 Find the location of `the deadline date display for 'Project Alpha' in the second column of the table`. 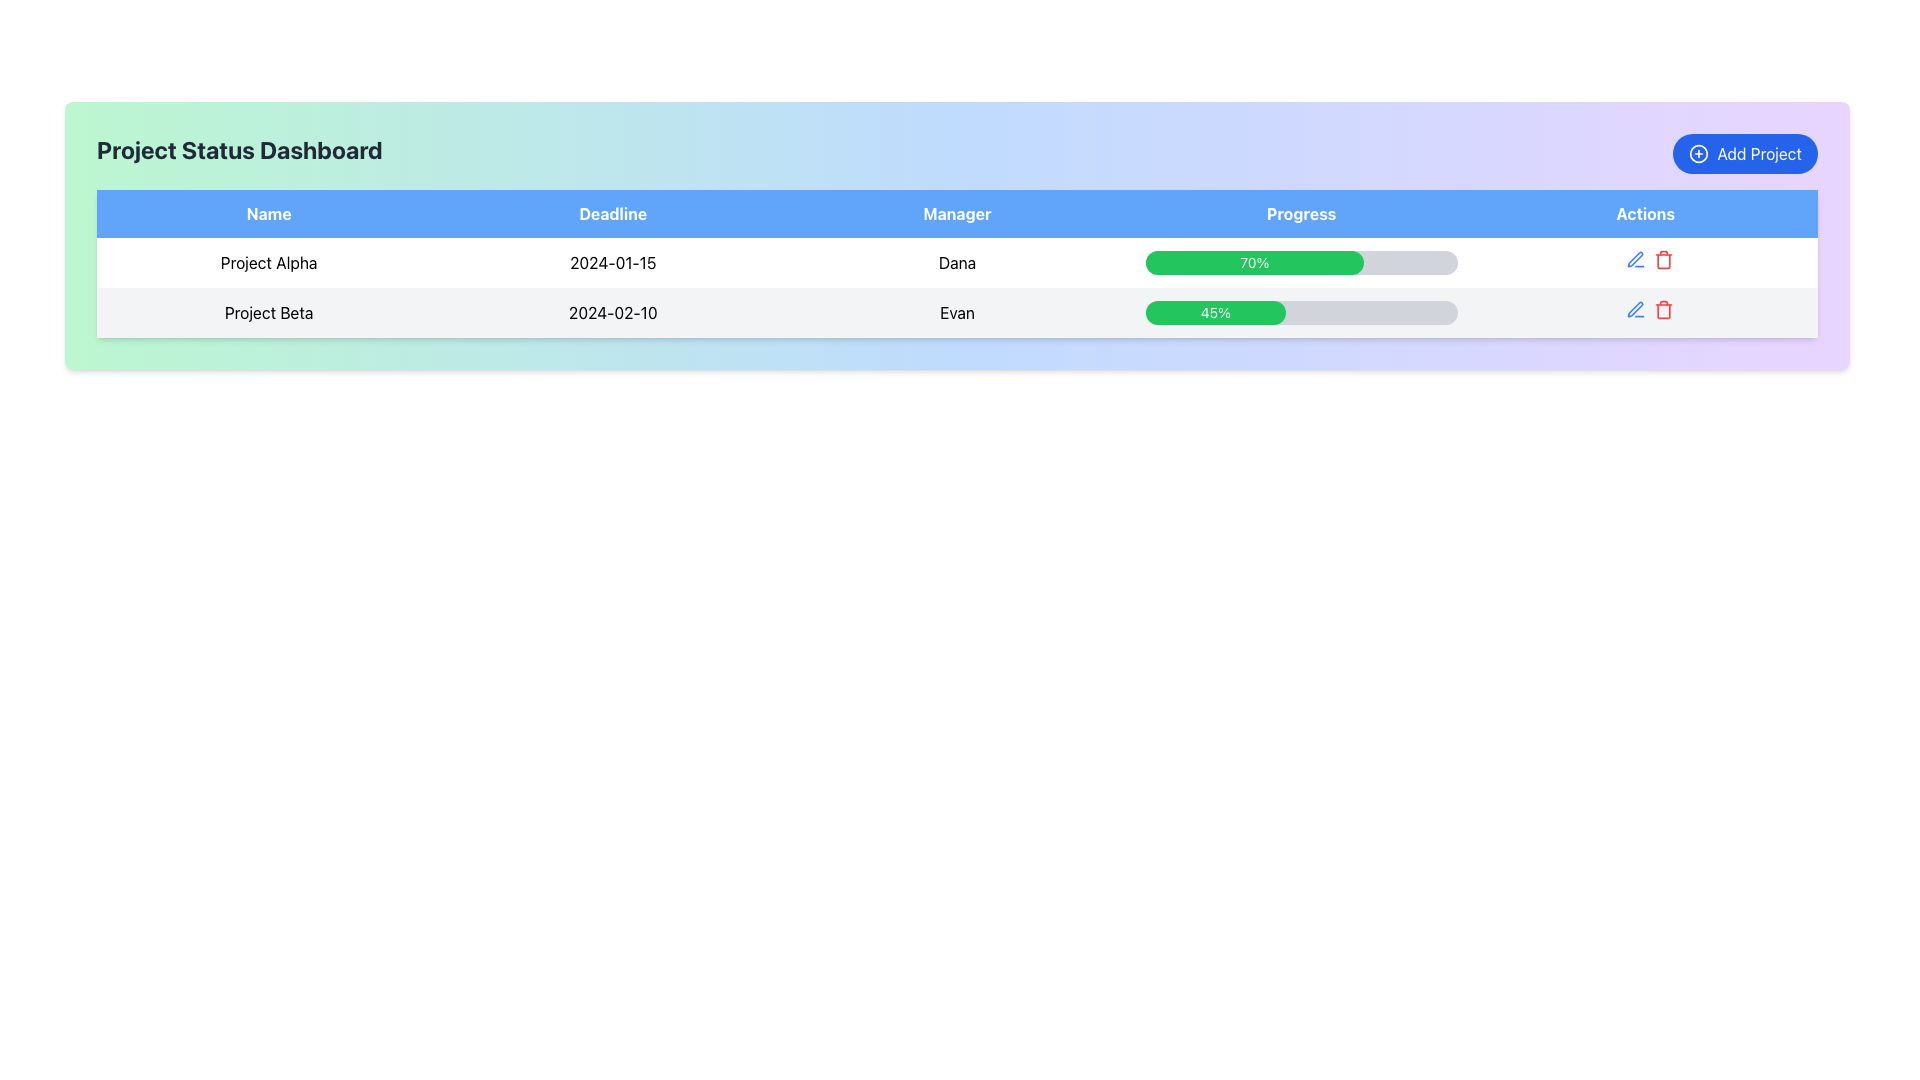

the deadline date display for 'Project Alpha' in the second column of the table is located at coordinates (612, 261).